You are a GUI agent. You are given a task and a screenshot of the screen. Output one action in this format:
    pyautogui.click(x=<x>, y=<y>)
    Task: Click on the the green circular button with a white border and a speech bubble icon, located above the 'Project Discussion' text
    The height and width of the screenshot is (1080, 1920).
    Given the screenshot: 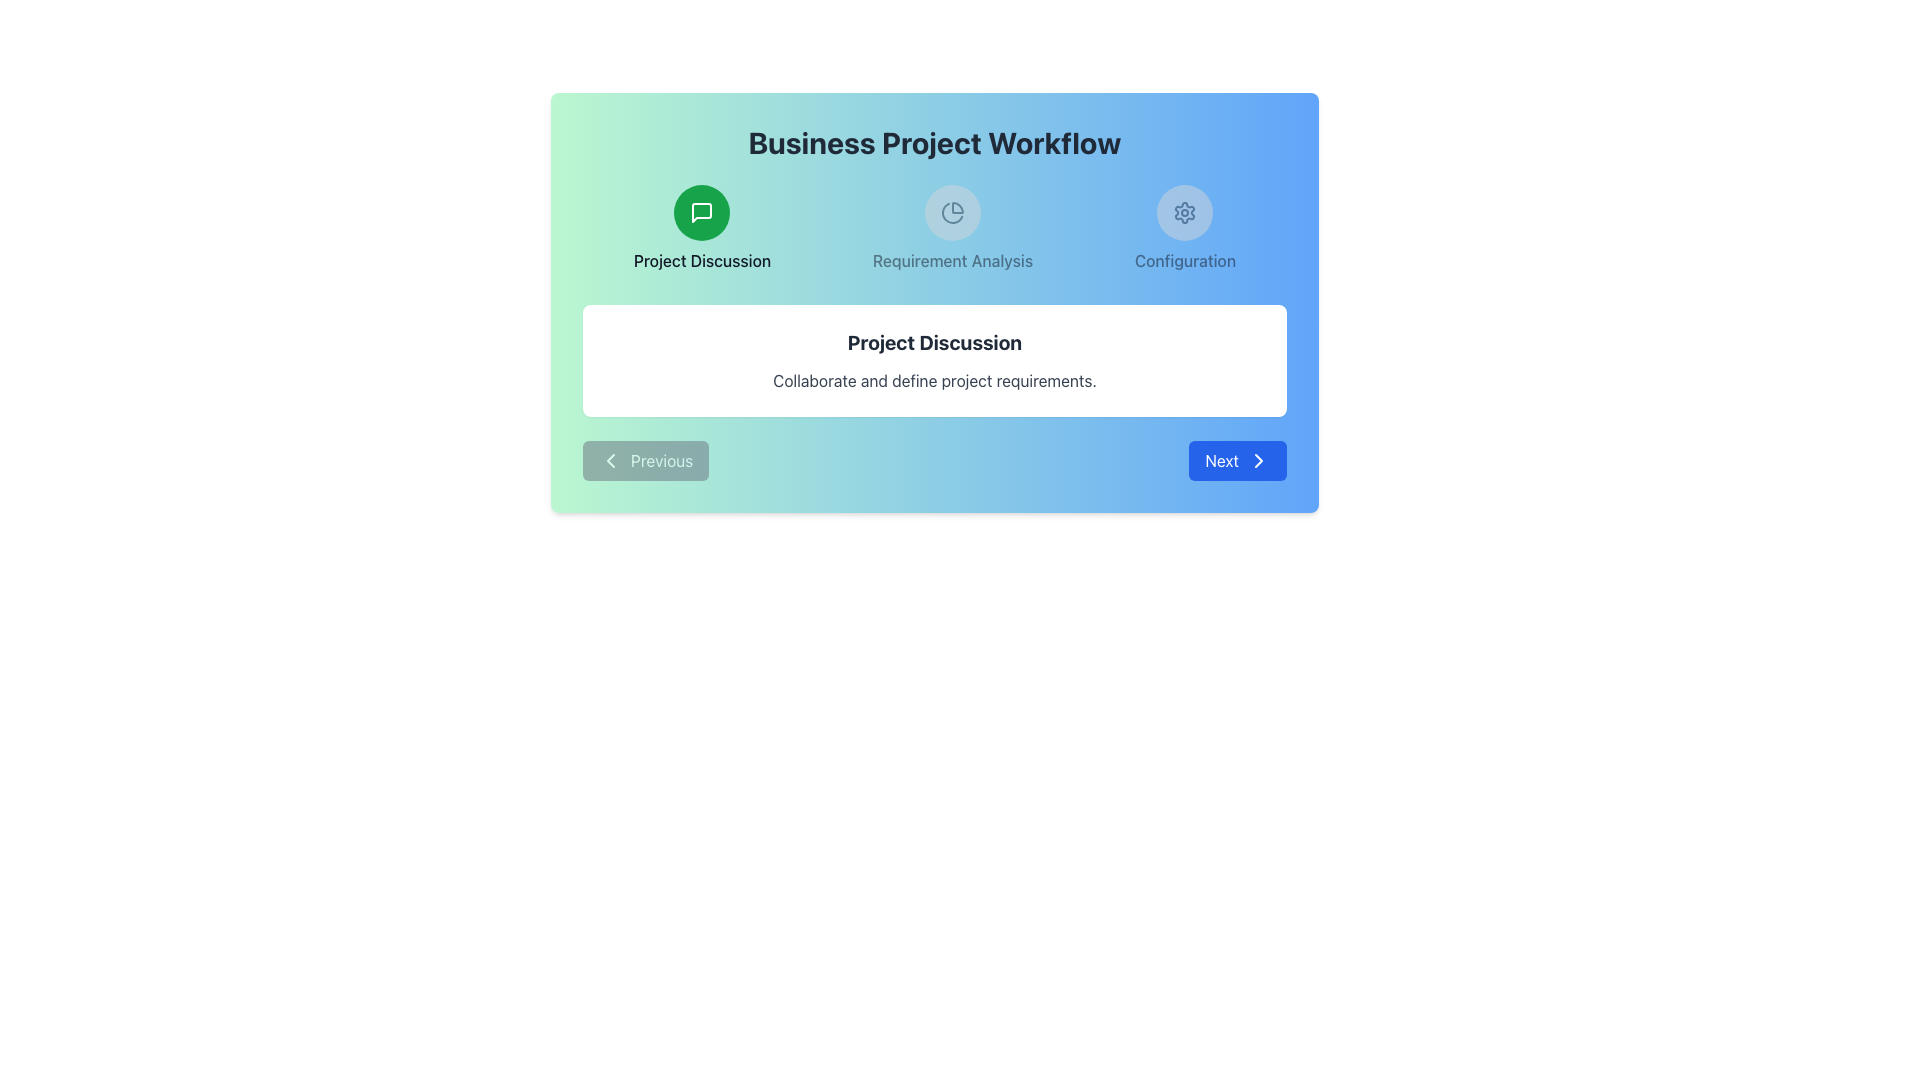 What is the action you would take?
    pyautogui.click(x=702, y=212)
    